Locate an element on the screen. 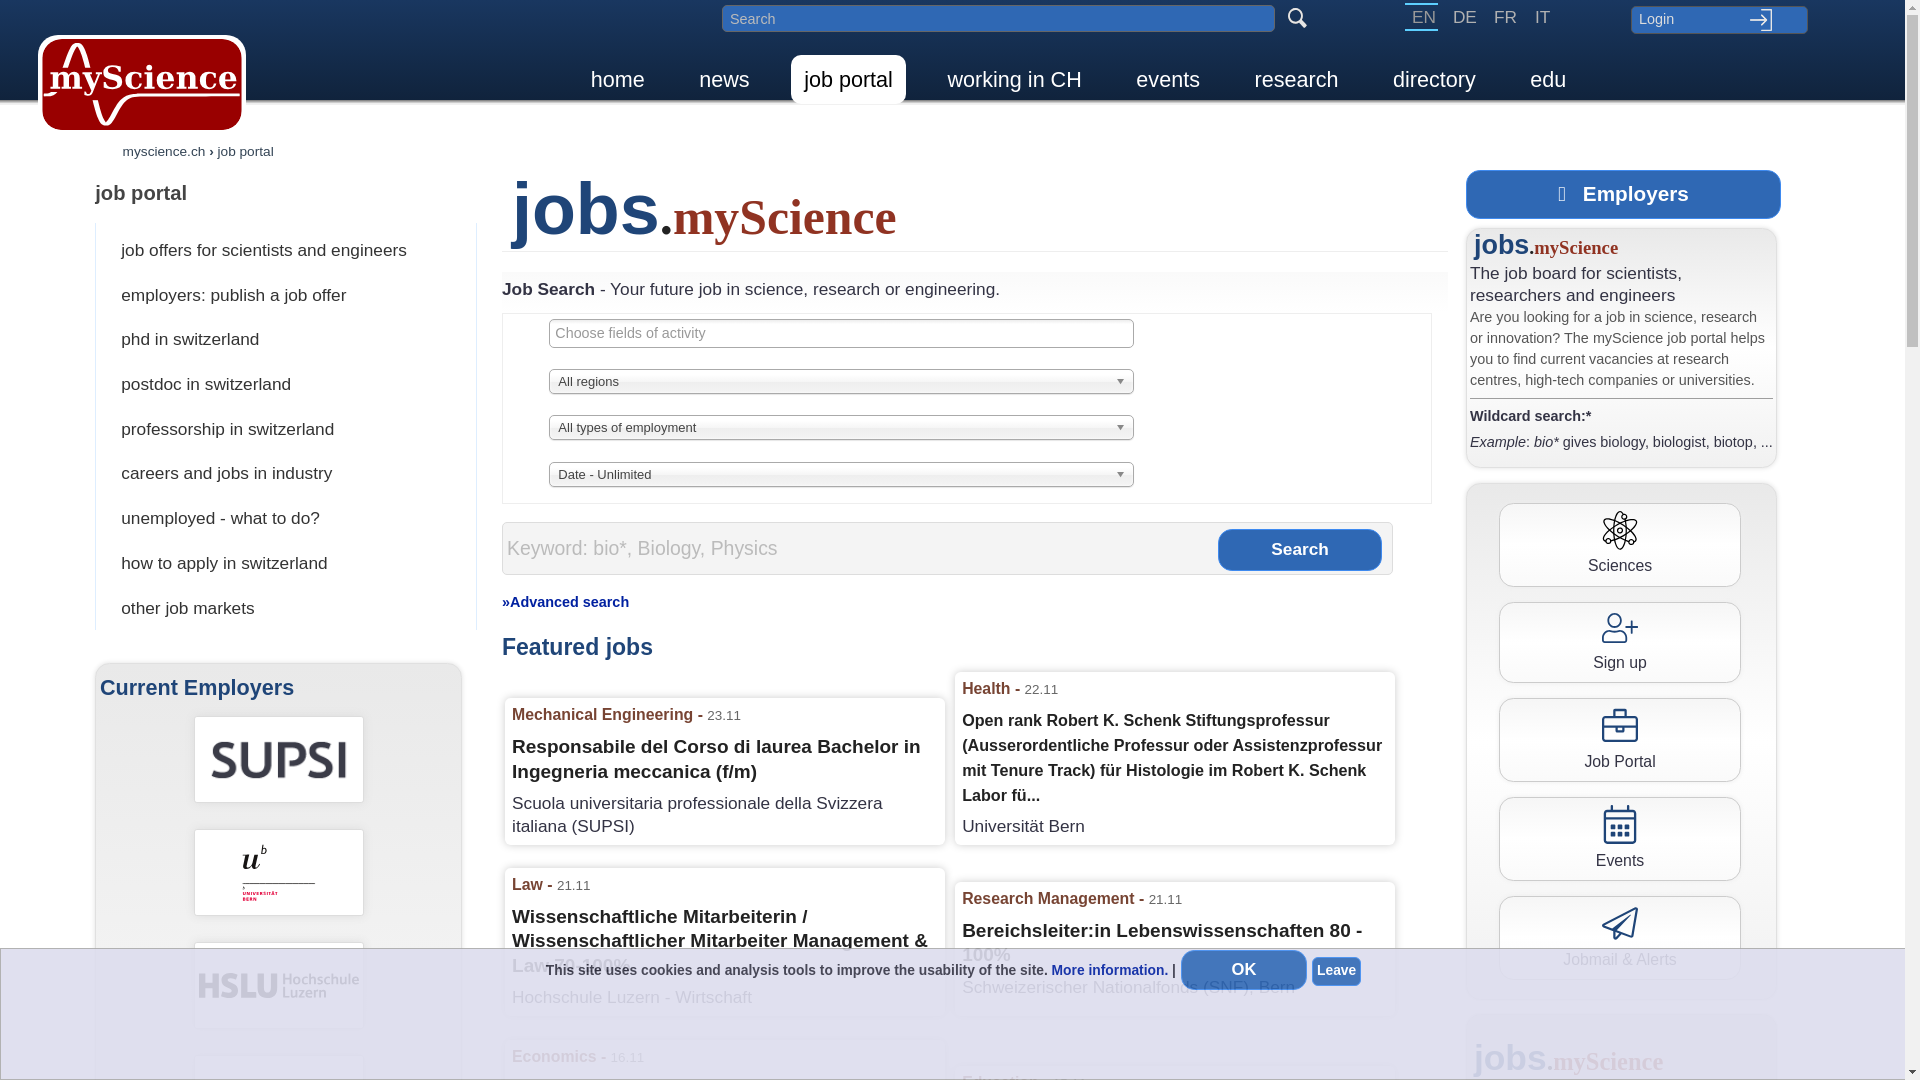 The width and height of the screenshot is (1920, 1080). 'working in CH' is located at coordinates (1013, 78).